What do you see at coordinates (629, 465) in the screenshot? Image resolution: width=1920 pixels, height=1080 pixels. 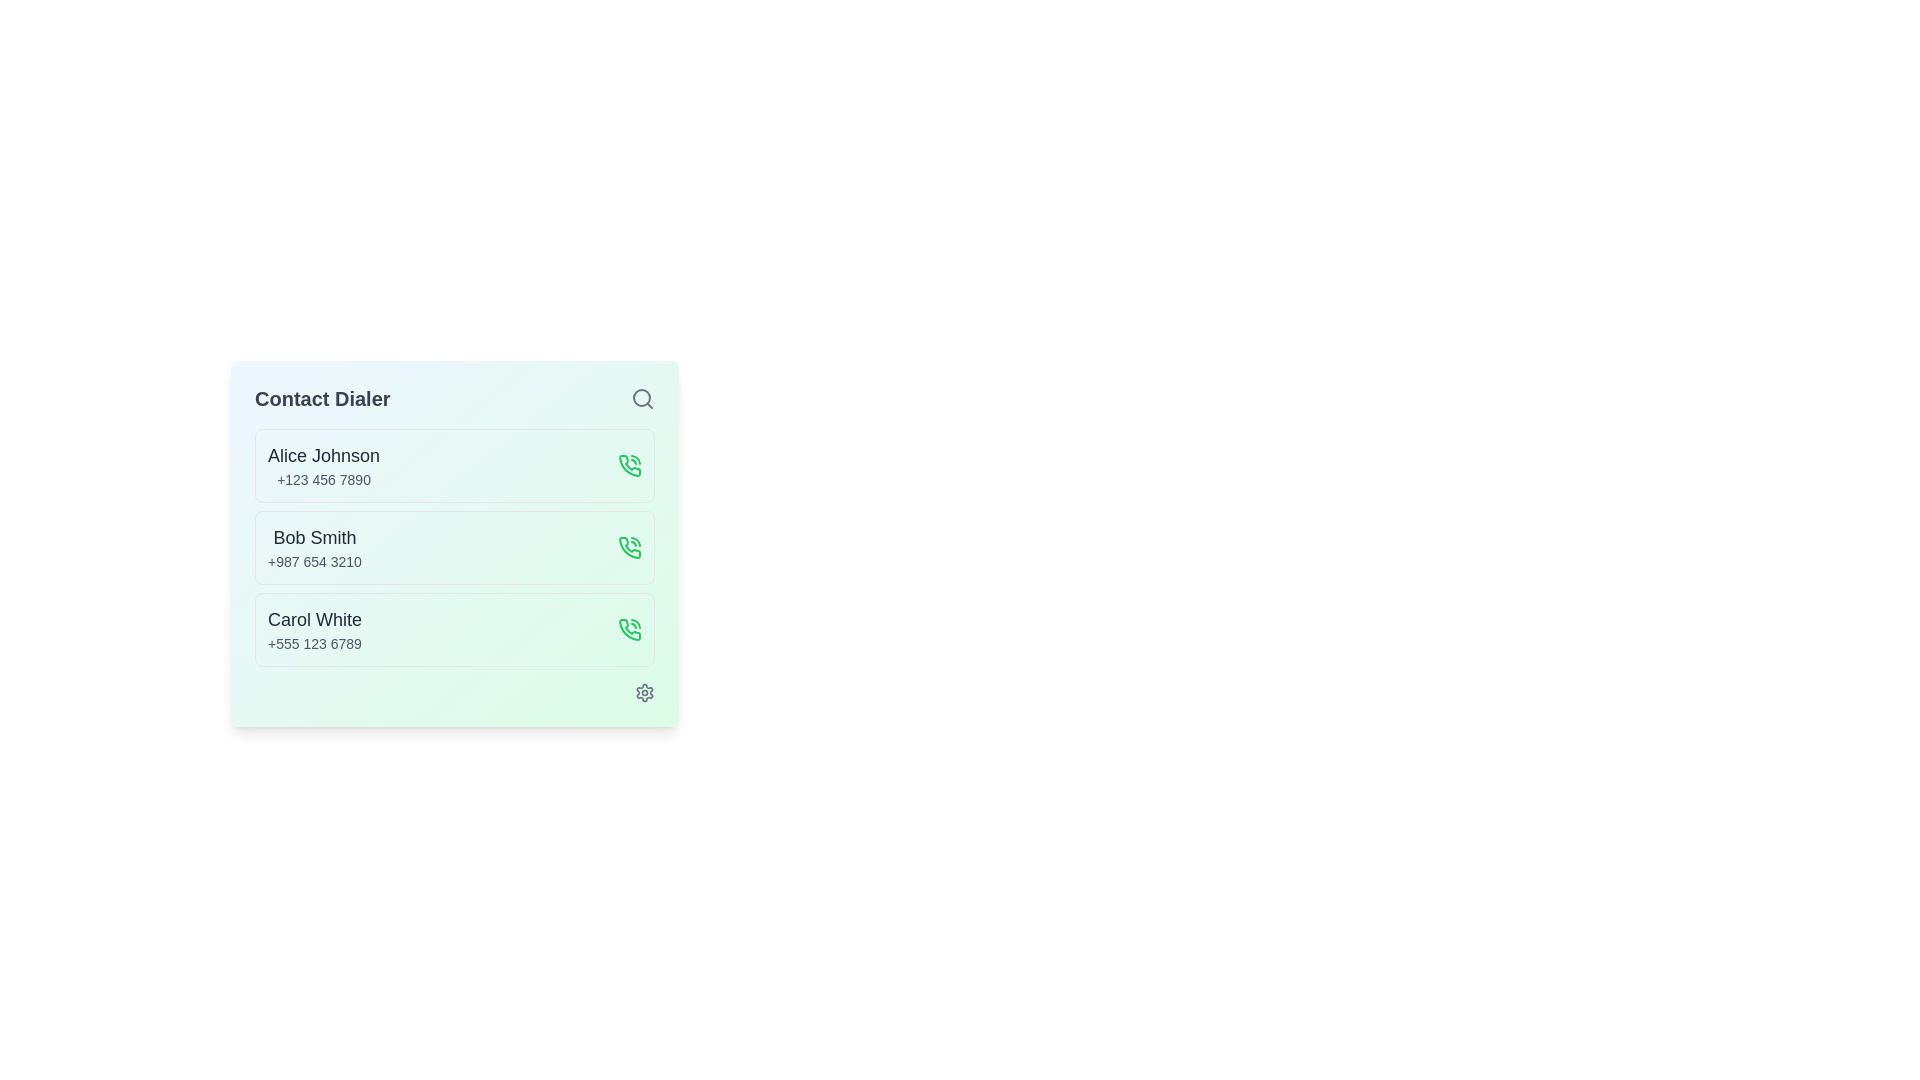 I see `the phone call icon located in the right portion of the second contact row to initiate a call` at bounding box center [629, 465].